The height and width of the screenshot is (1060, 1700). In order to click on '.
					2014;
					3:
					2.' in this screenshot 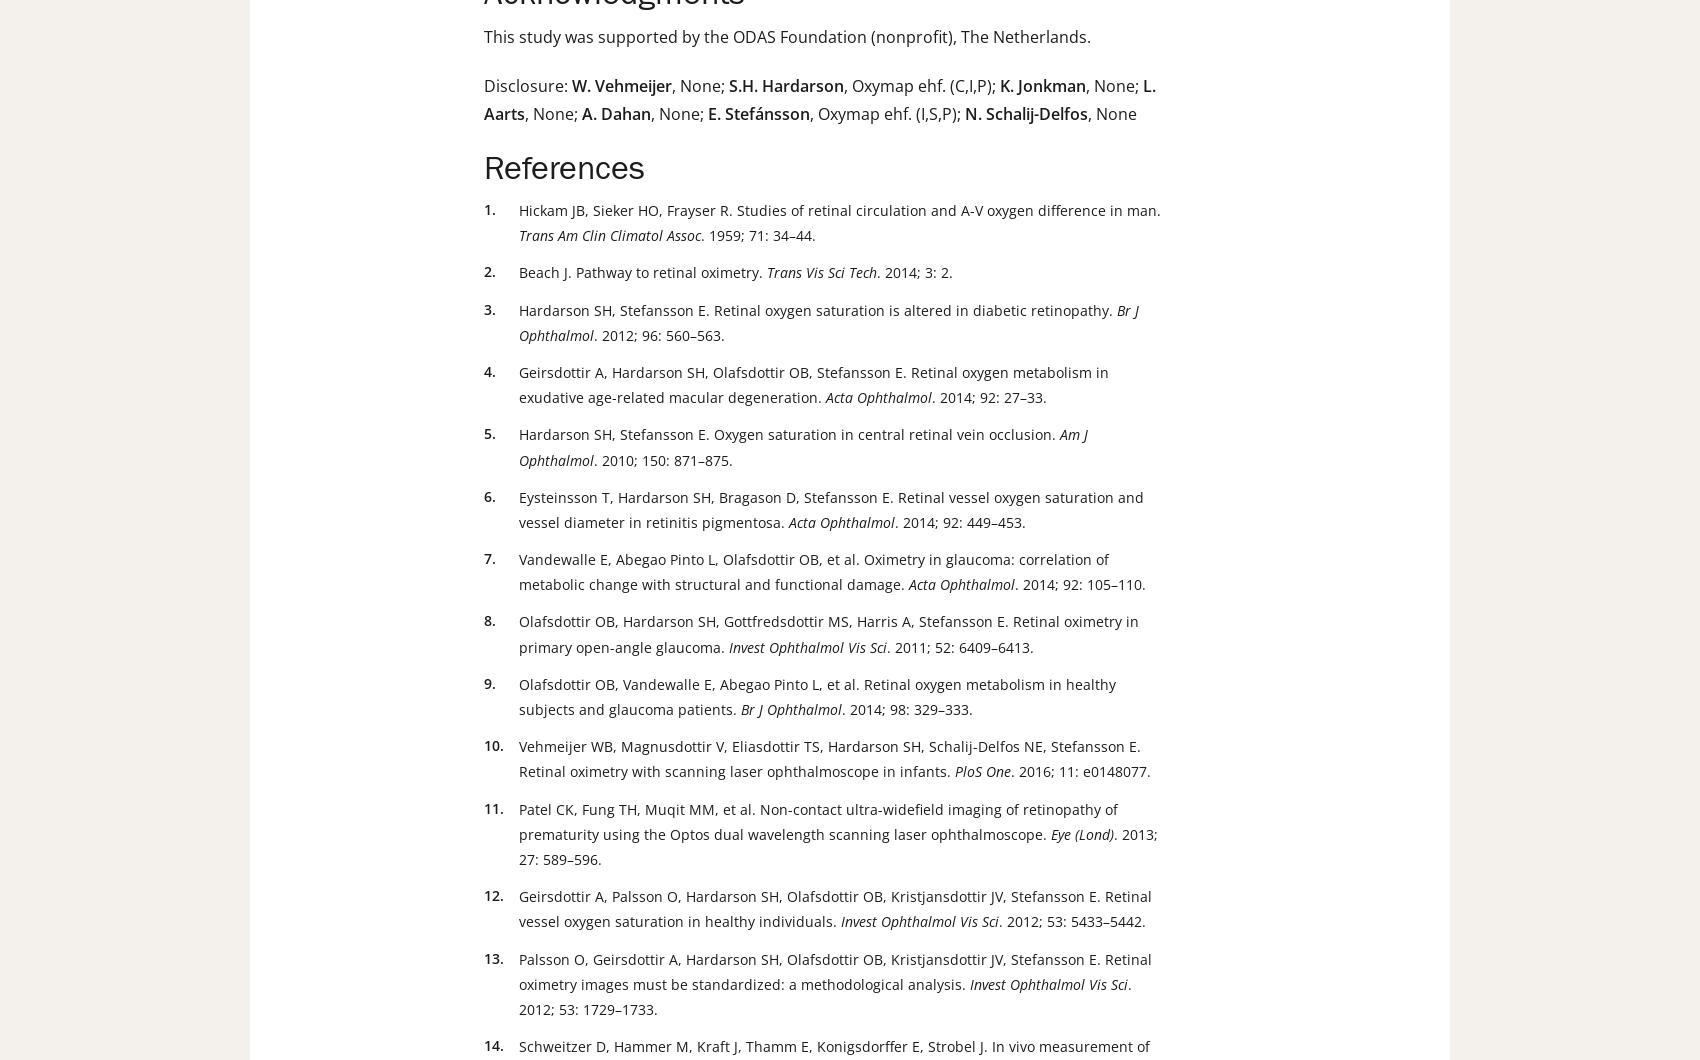, I will do `click(914, 272)`.